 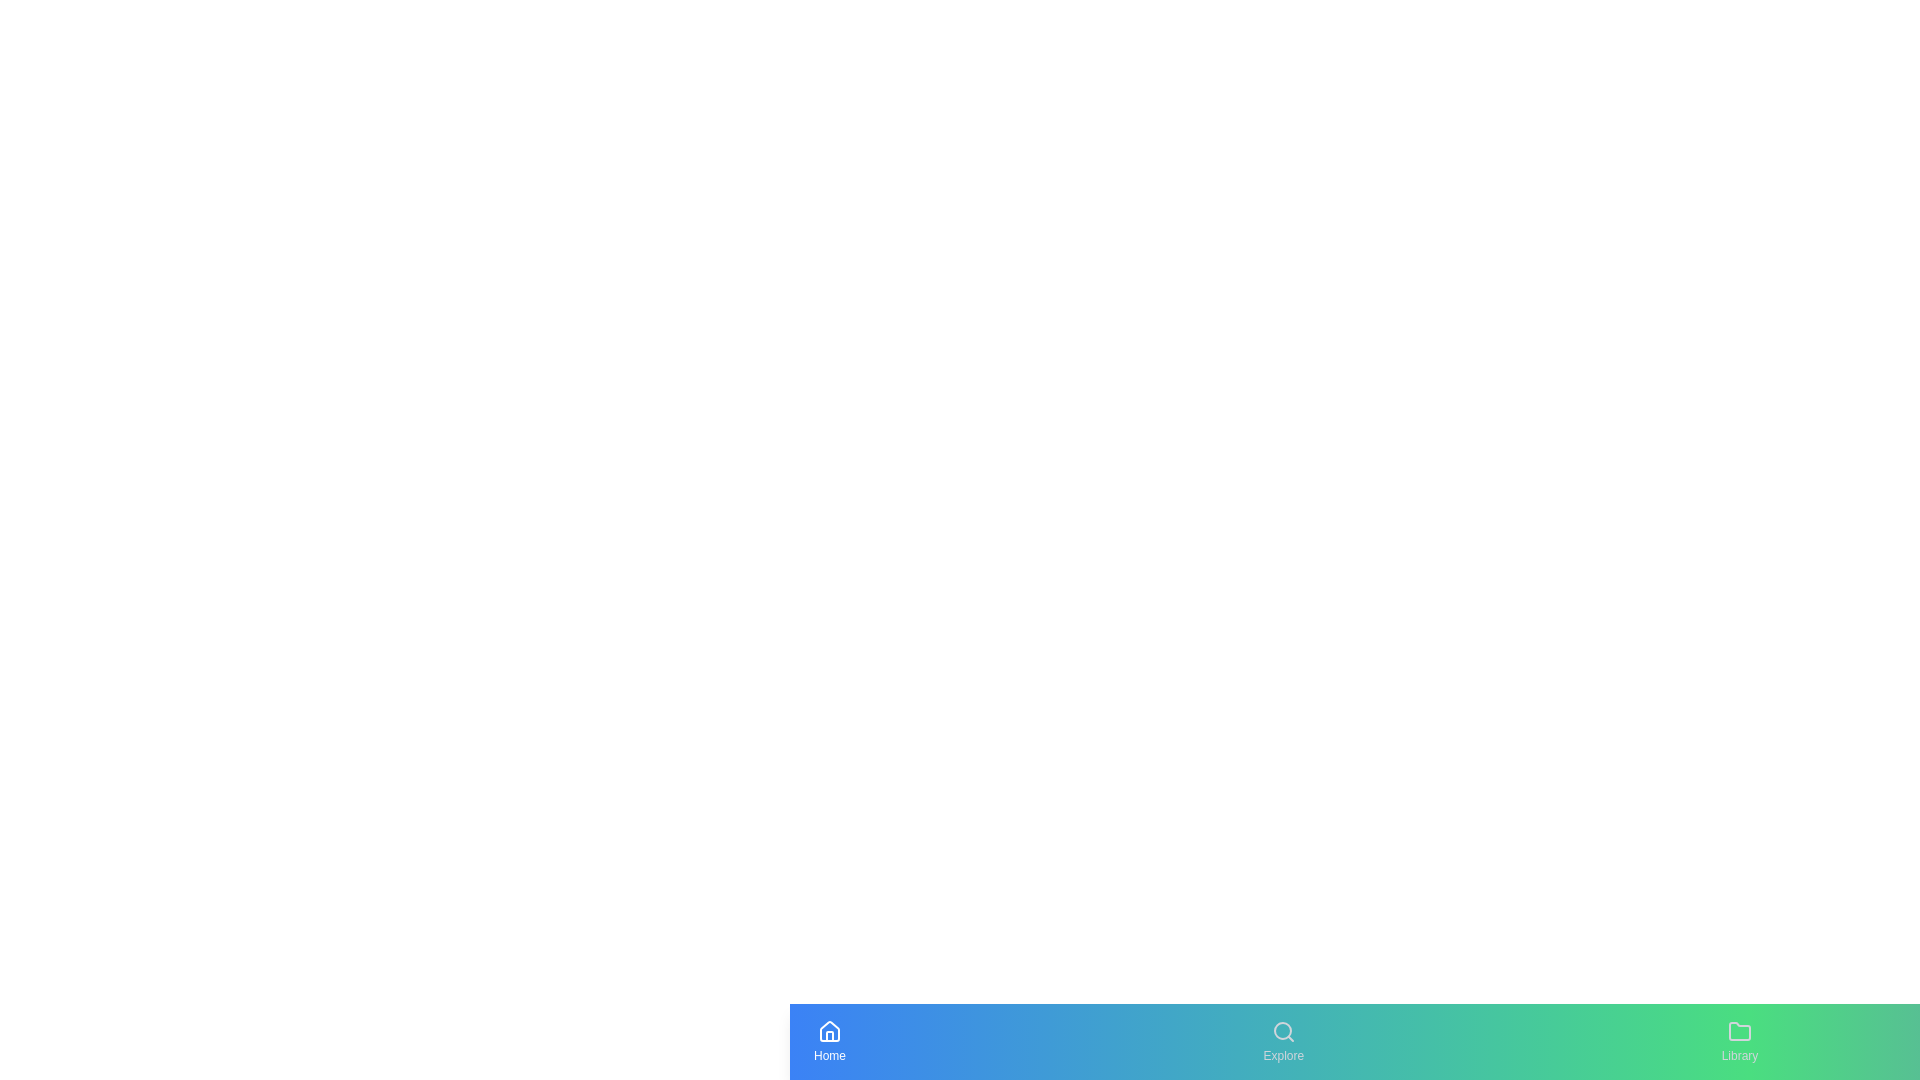 I want to click on the tab labeled Home to view its hover animation, so click(x=830, y=1040).